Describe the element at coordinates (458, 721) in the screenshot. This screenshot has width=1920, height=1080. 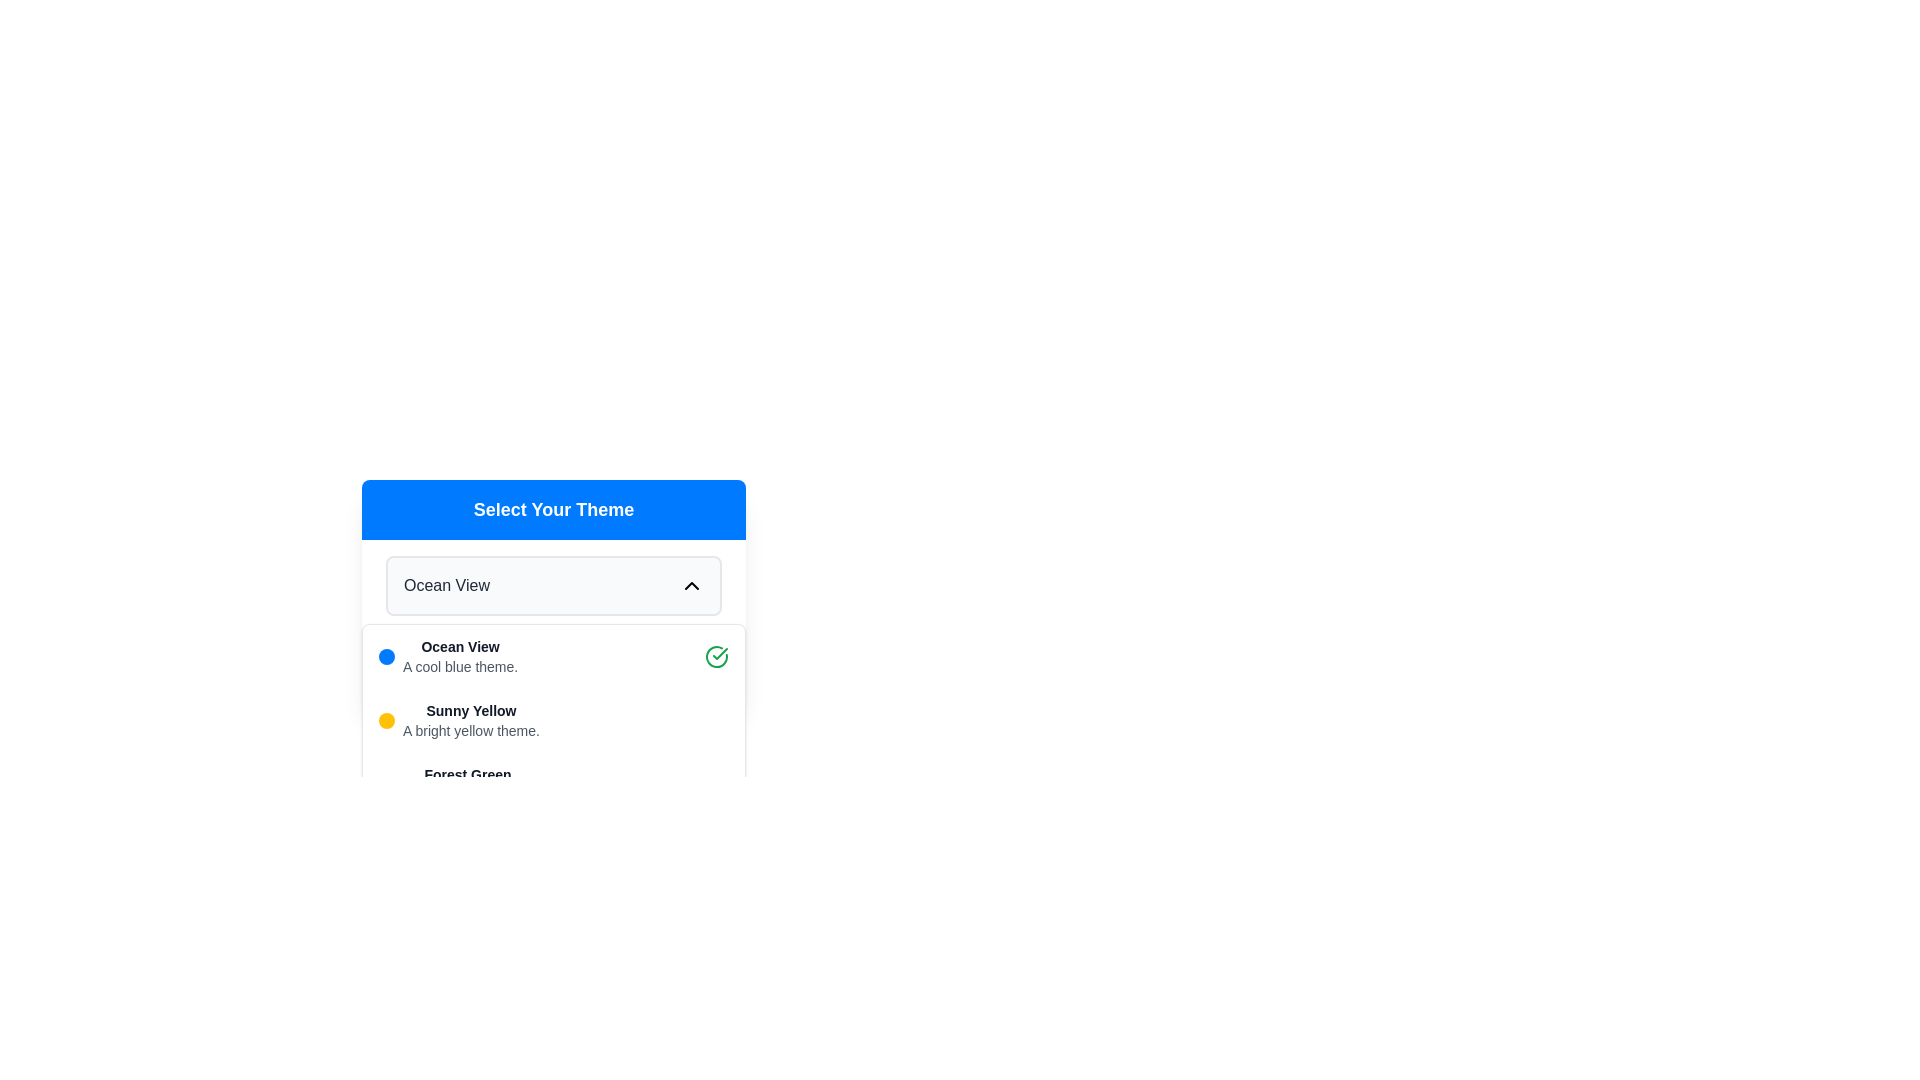
I see `the theme selection option represented by a circular yellow color indicator and description, which is the second item in the list of theme options` at that location.